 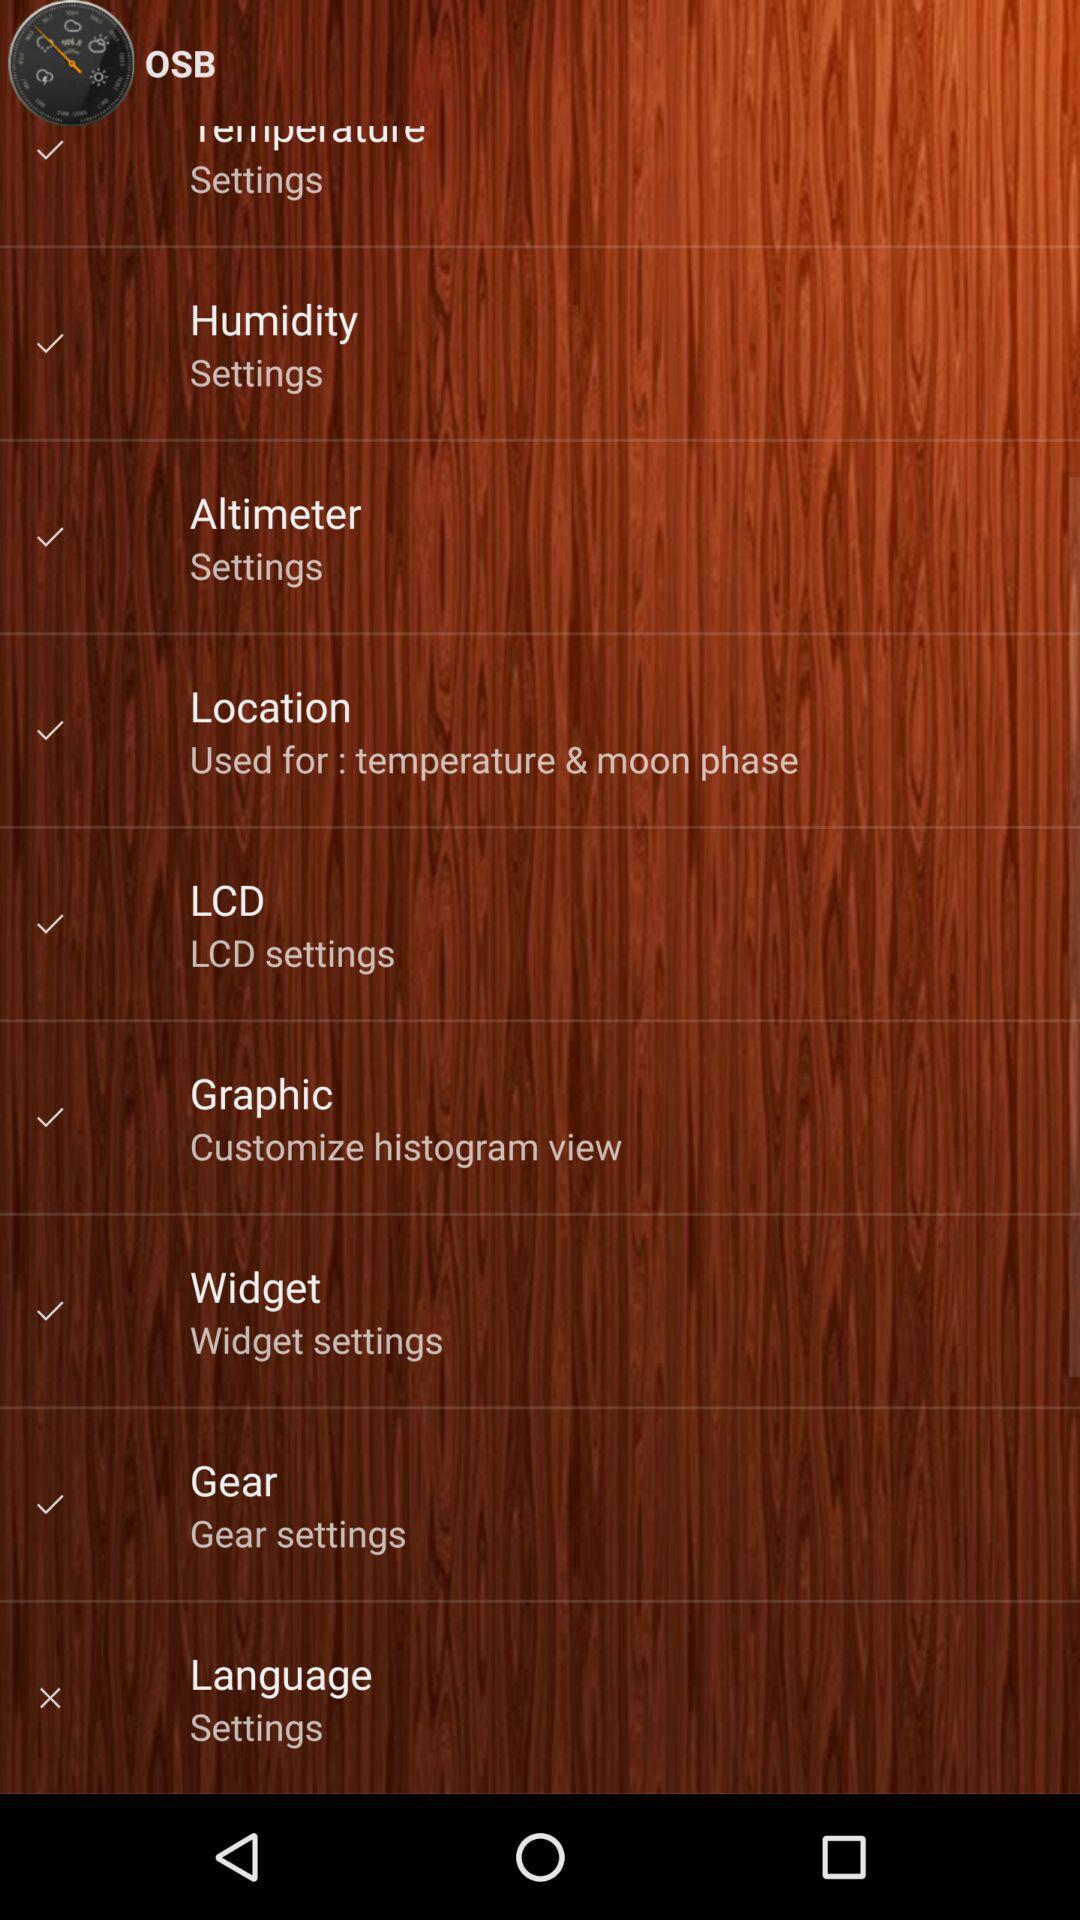 I want to click on the app below settings item, so click(x=270, y=705).